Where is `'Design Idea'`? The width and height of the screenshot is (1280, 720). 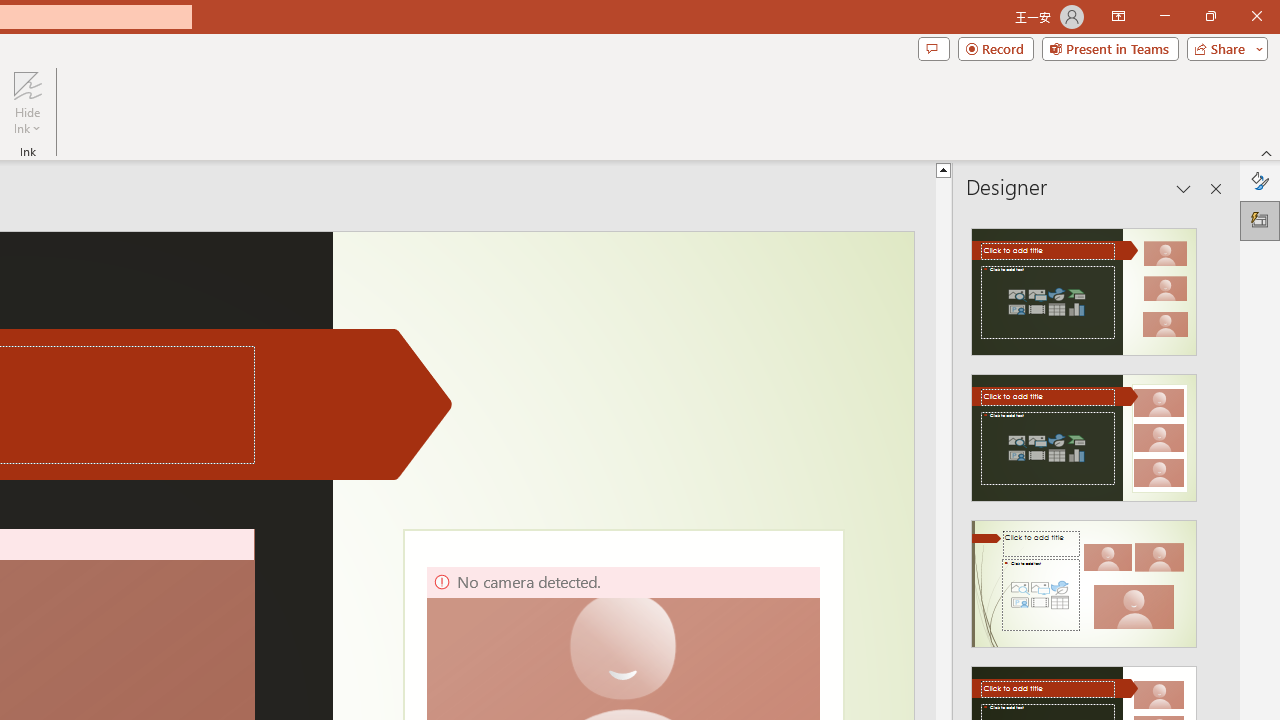 'Design Idea' is located at coordinates (1083, 577).